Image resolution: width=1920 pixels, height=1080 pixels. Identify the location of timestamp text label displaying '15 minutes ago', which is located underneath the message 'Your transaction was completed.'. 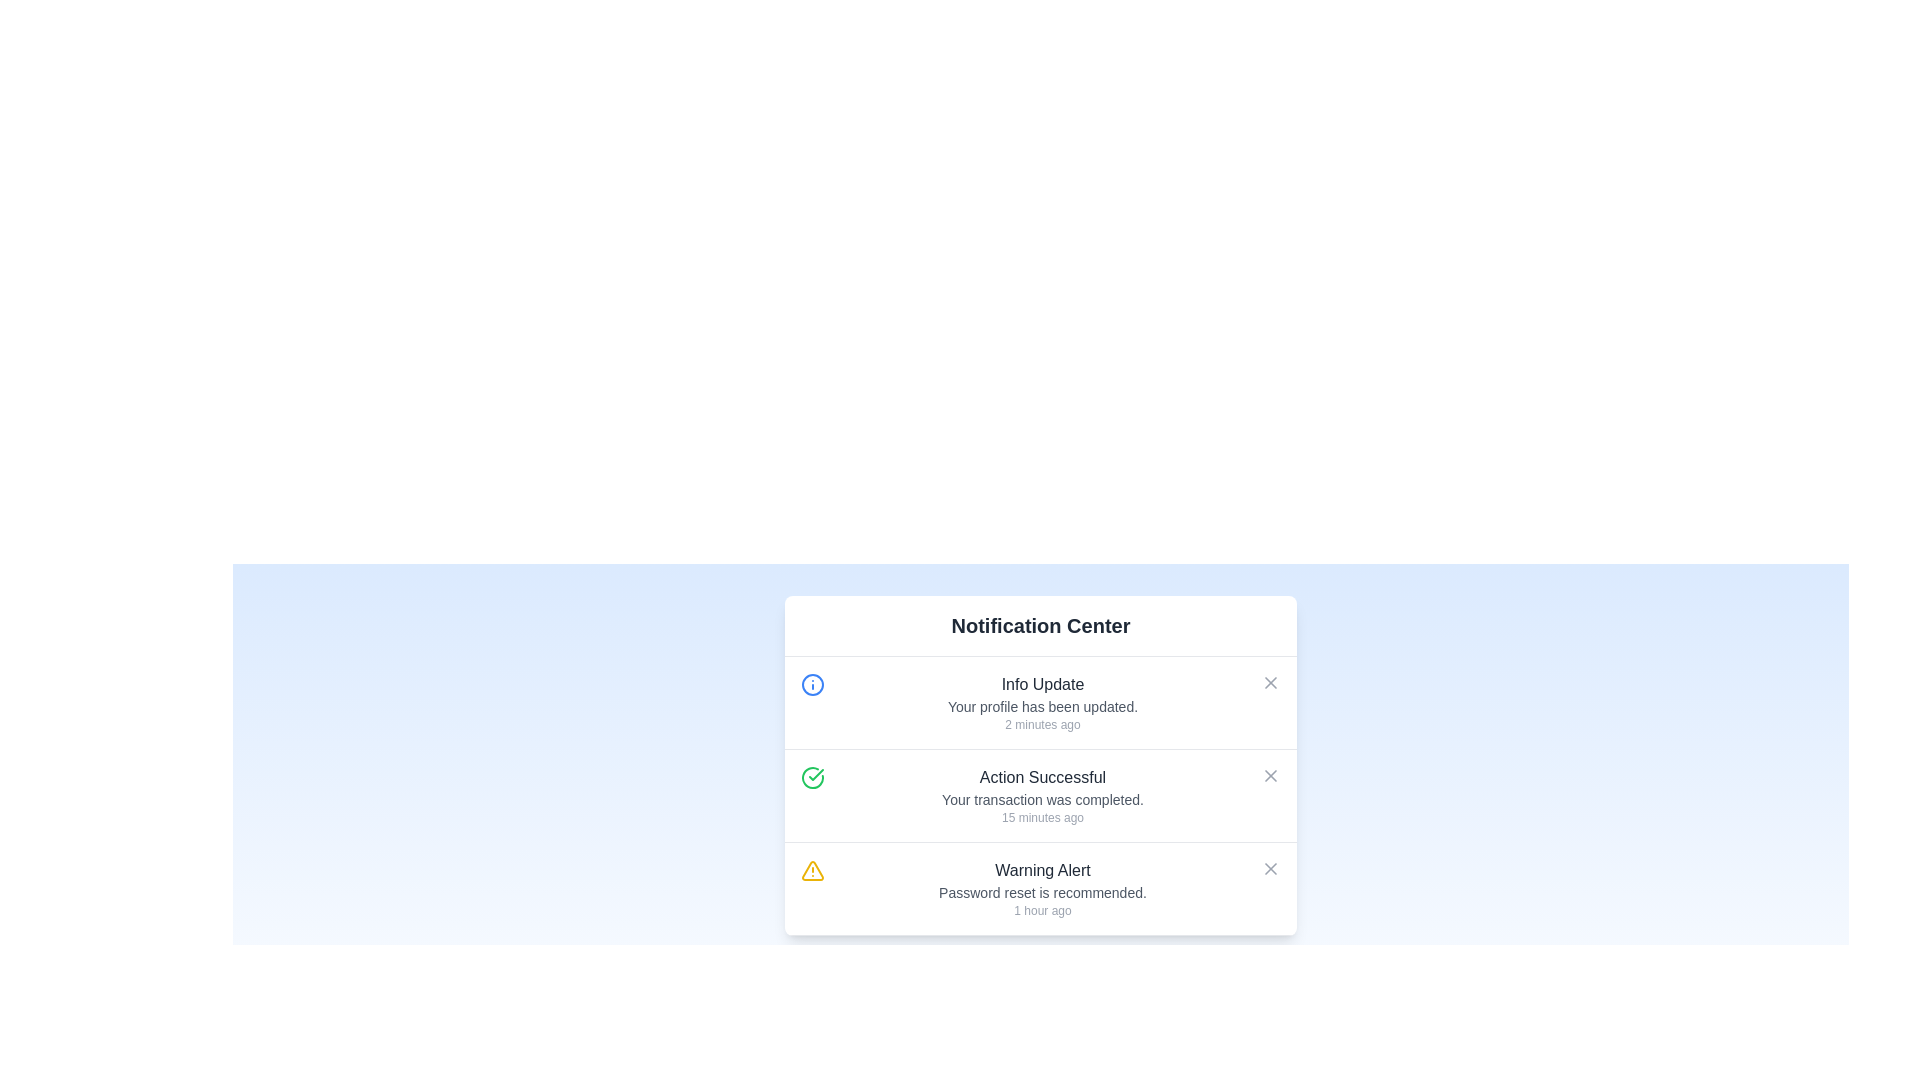
(1041, 817).